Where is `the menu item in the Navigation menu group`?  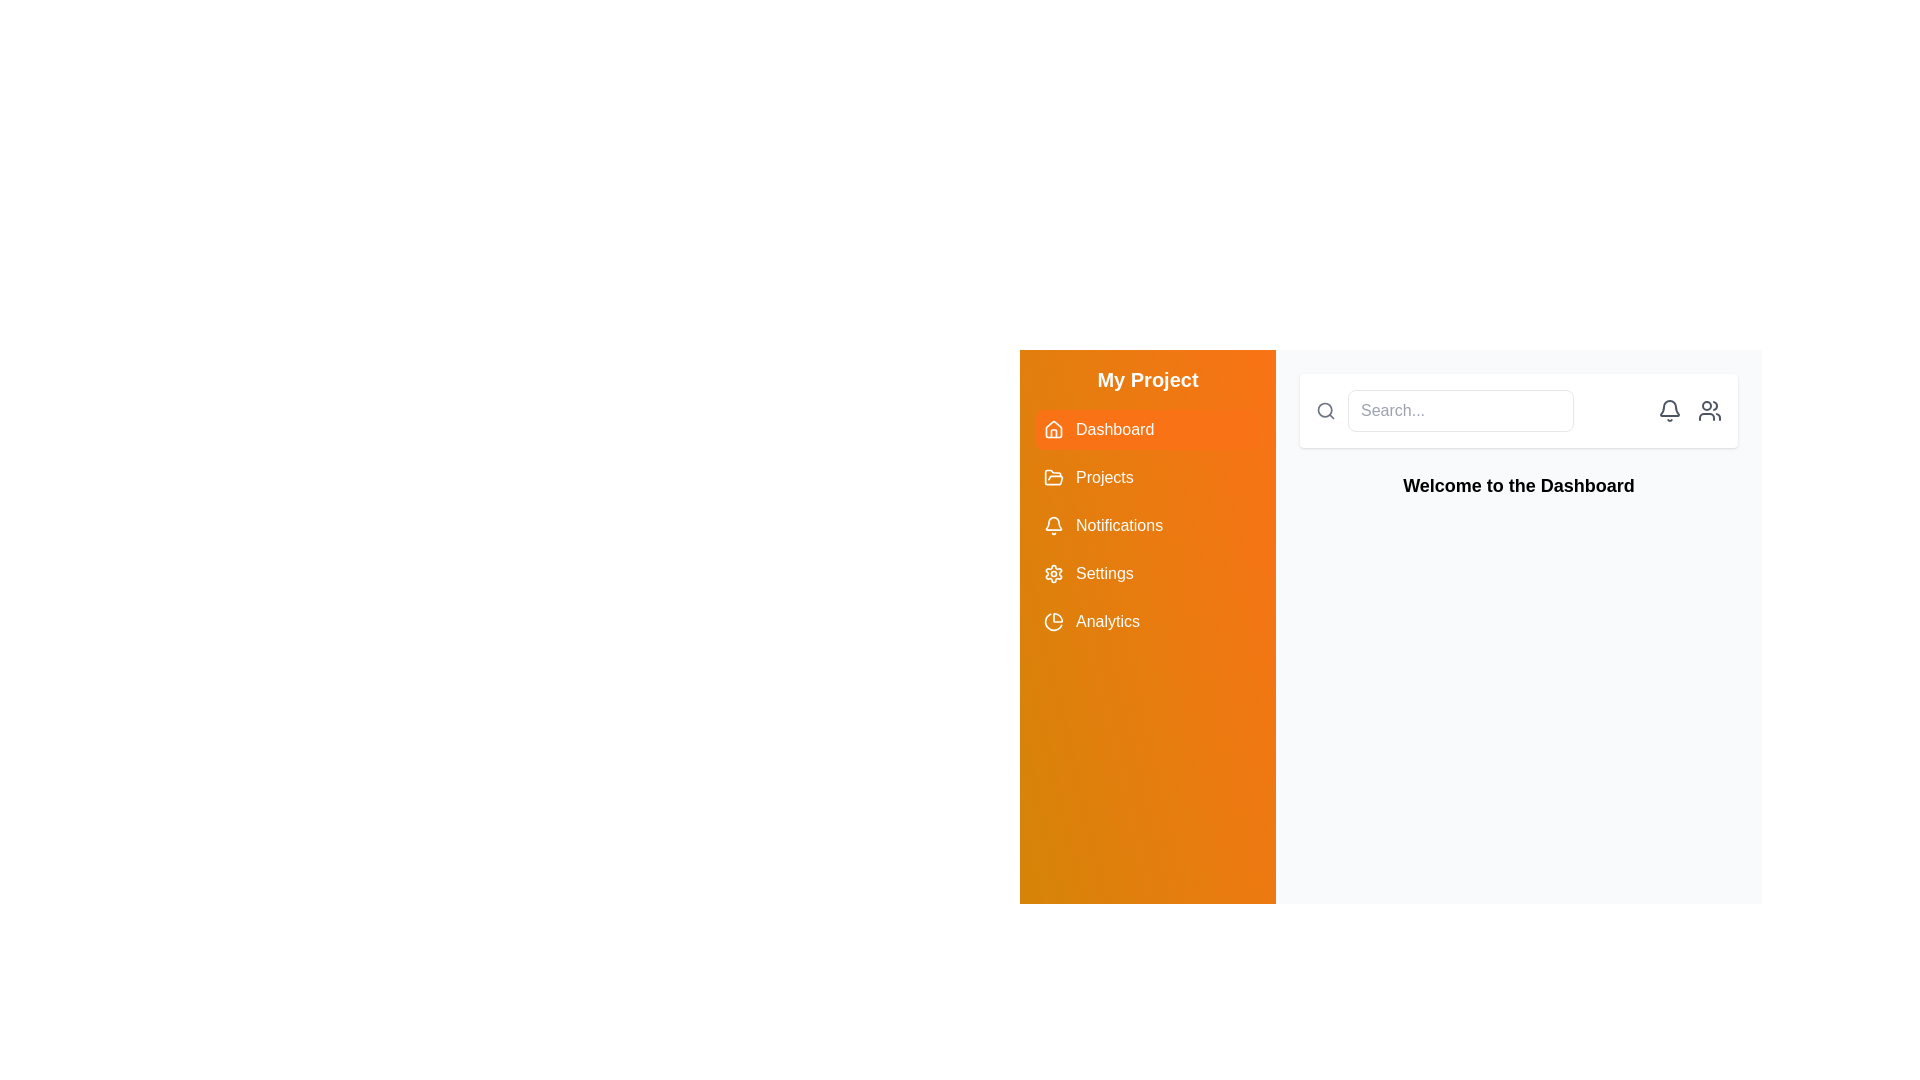 the menu item in the Navigation menu group is located at coordinates (1147, 524).